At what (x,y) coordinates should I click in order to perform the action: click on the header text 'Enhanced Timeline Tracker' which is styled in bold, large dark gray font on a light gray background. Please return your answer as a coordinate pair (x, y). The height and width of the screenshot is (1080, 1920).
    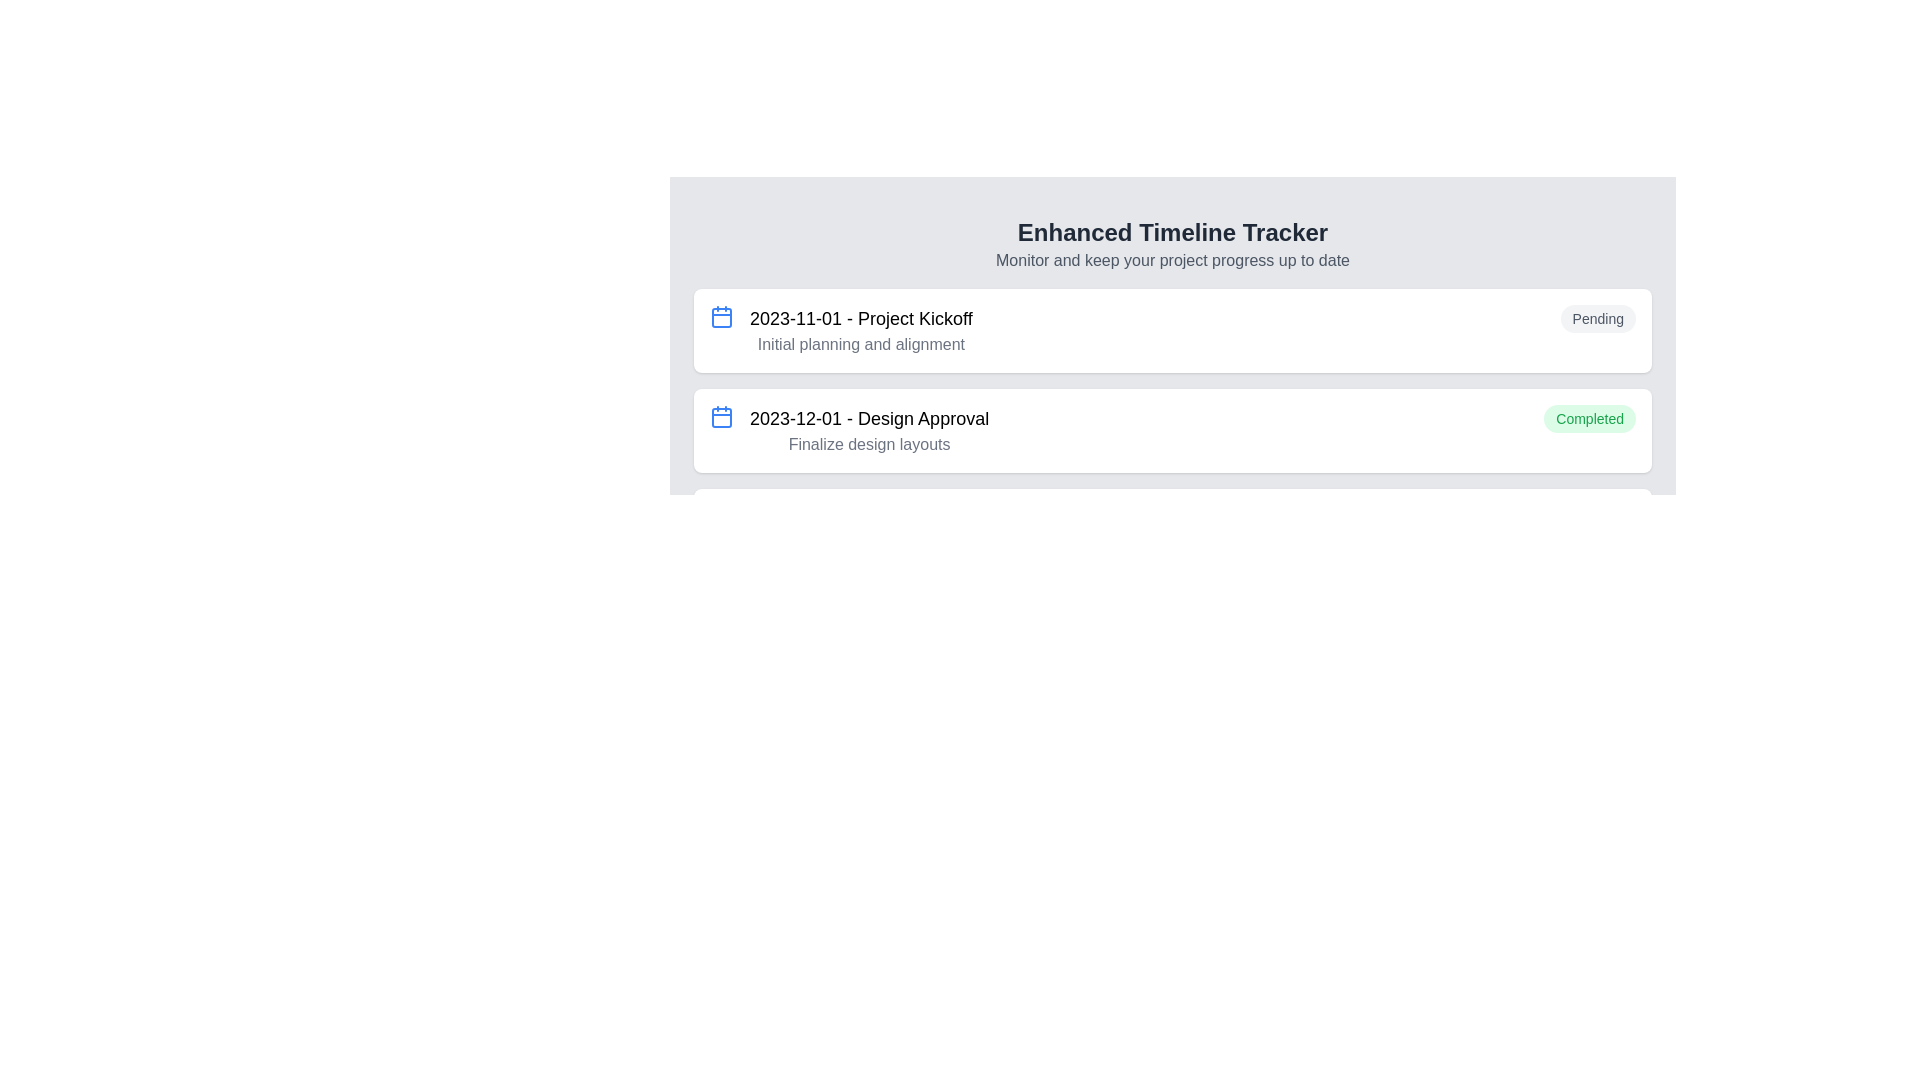
    Looking at the image, I should click on (1172, 231).